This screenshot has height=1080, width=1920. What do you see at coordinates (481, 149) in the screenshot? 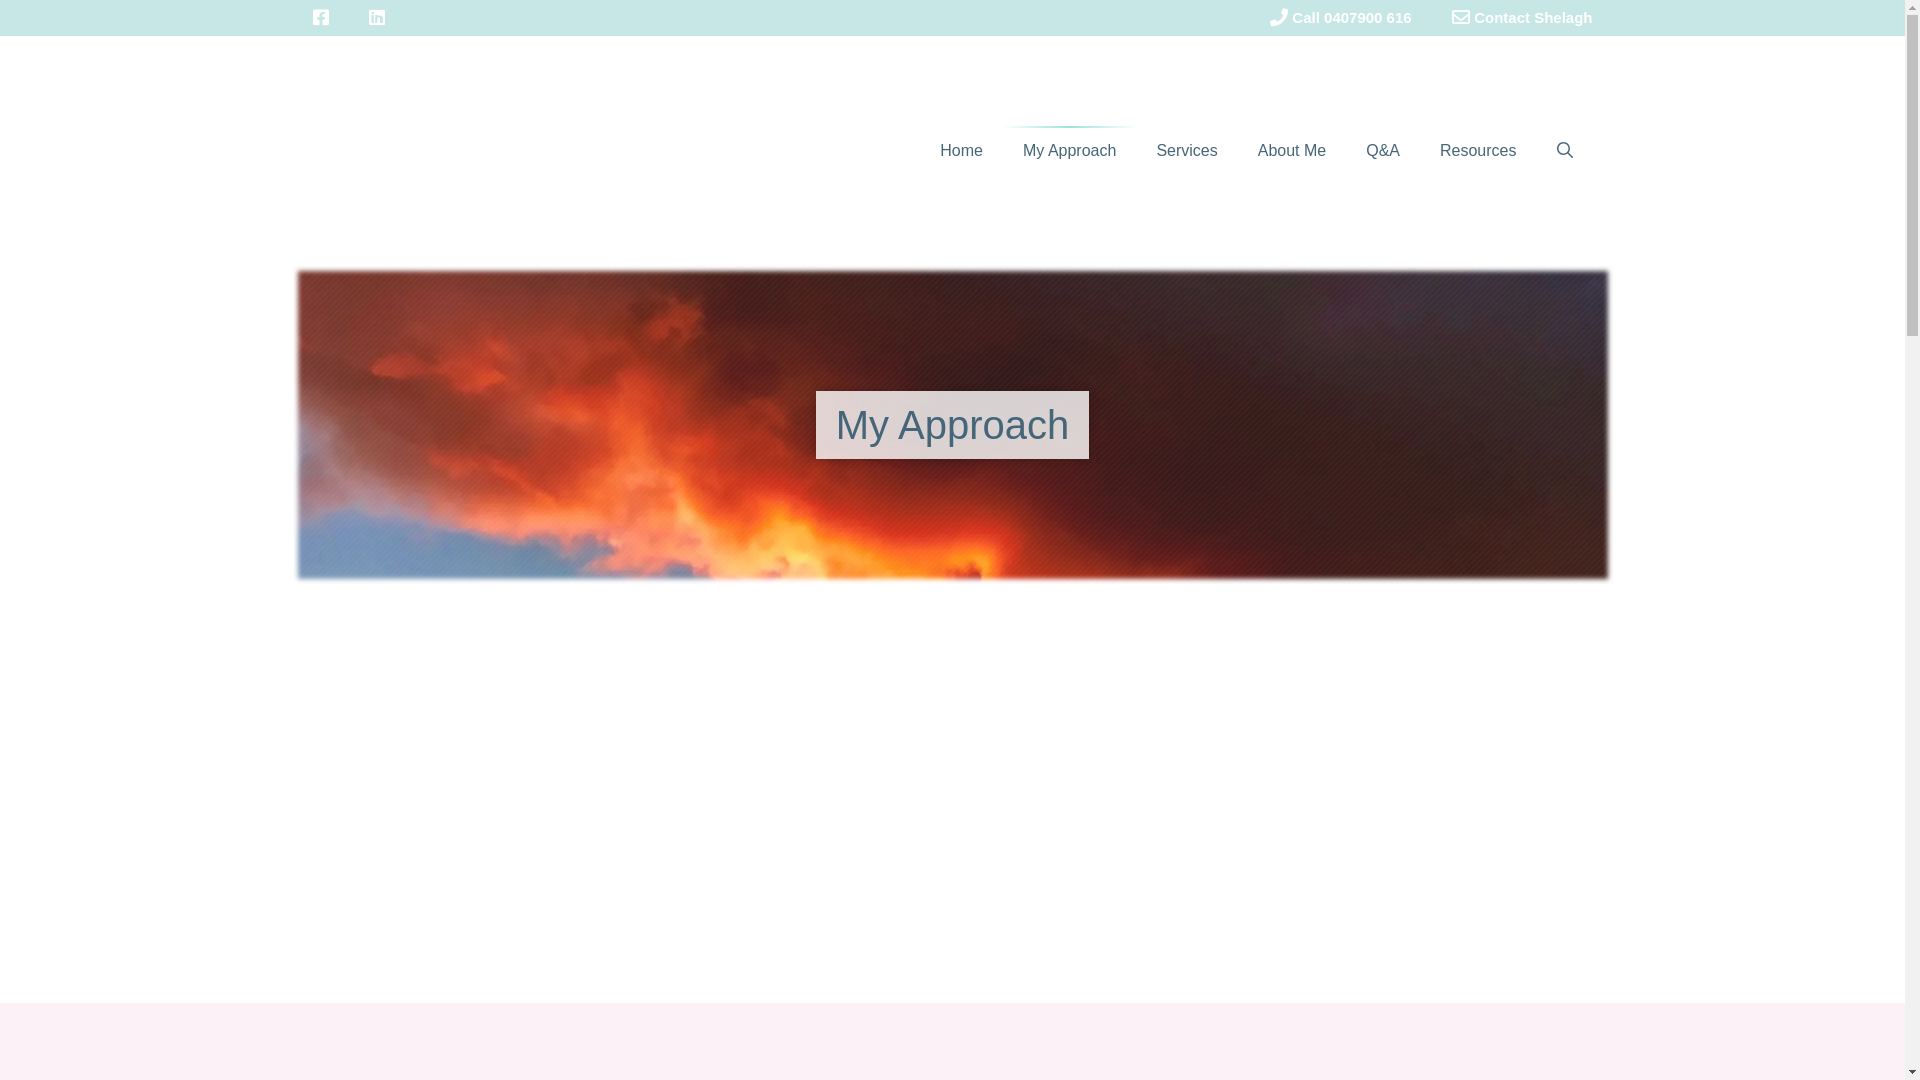
I see `'CHR Counselling'` at bounding box center [481, 149].